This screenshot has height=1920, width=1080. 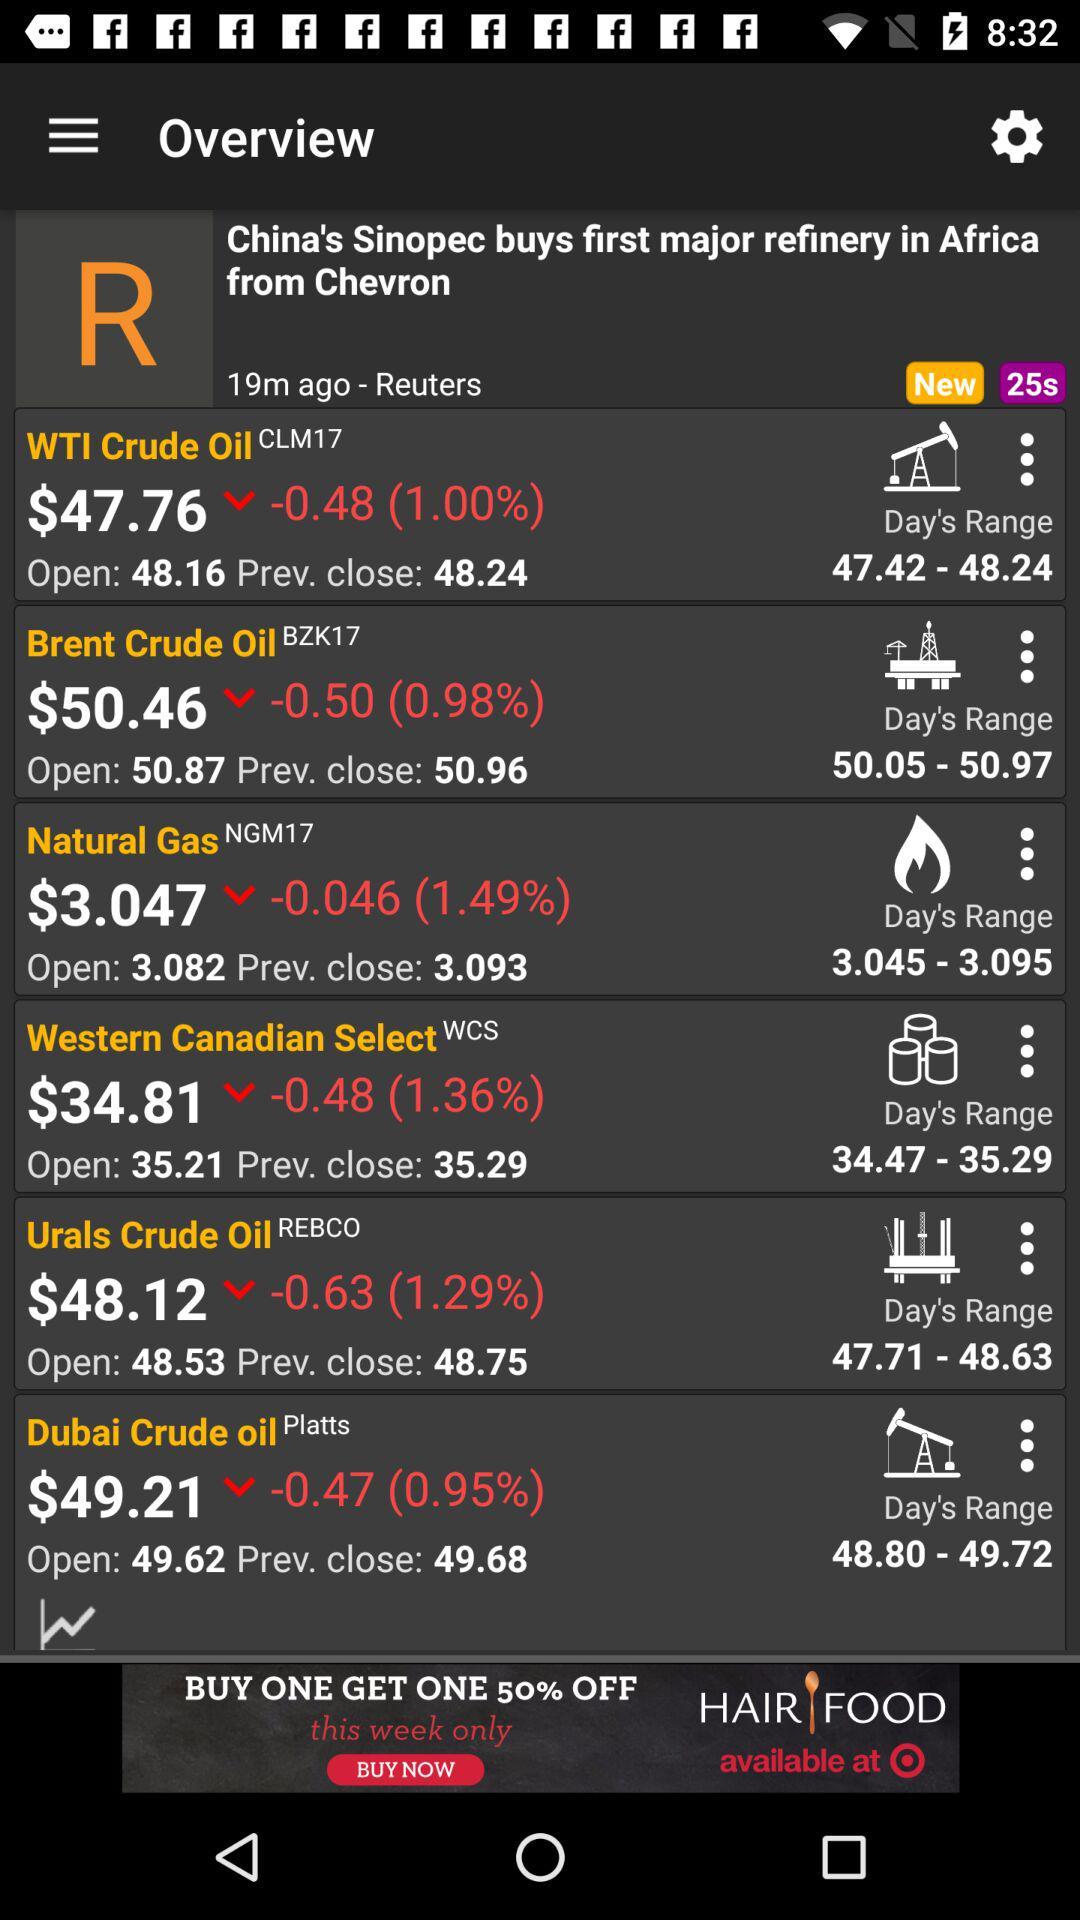 I want to click on clcik three dots, so click(x=1027, y=853).